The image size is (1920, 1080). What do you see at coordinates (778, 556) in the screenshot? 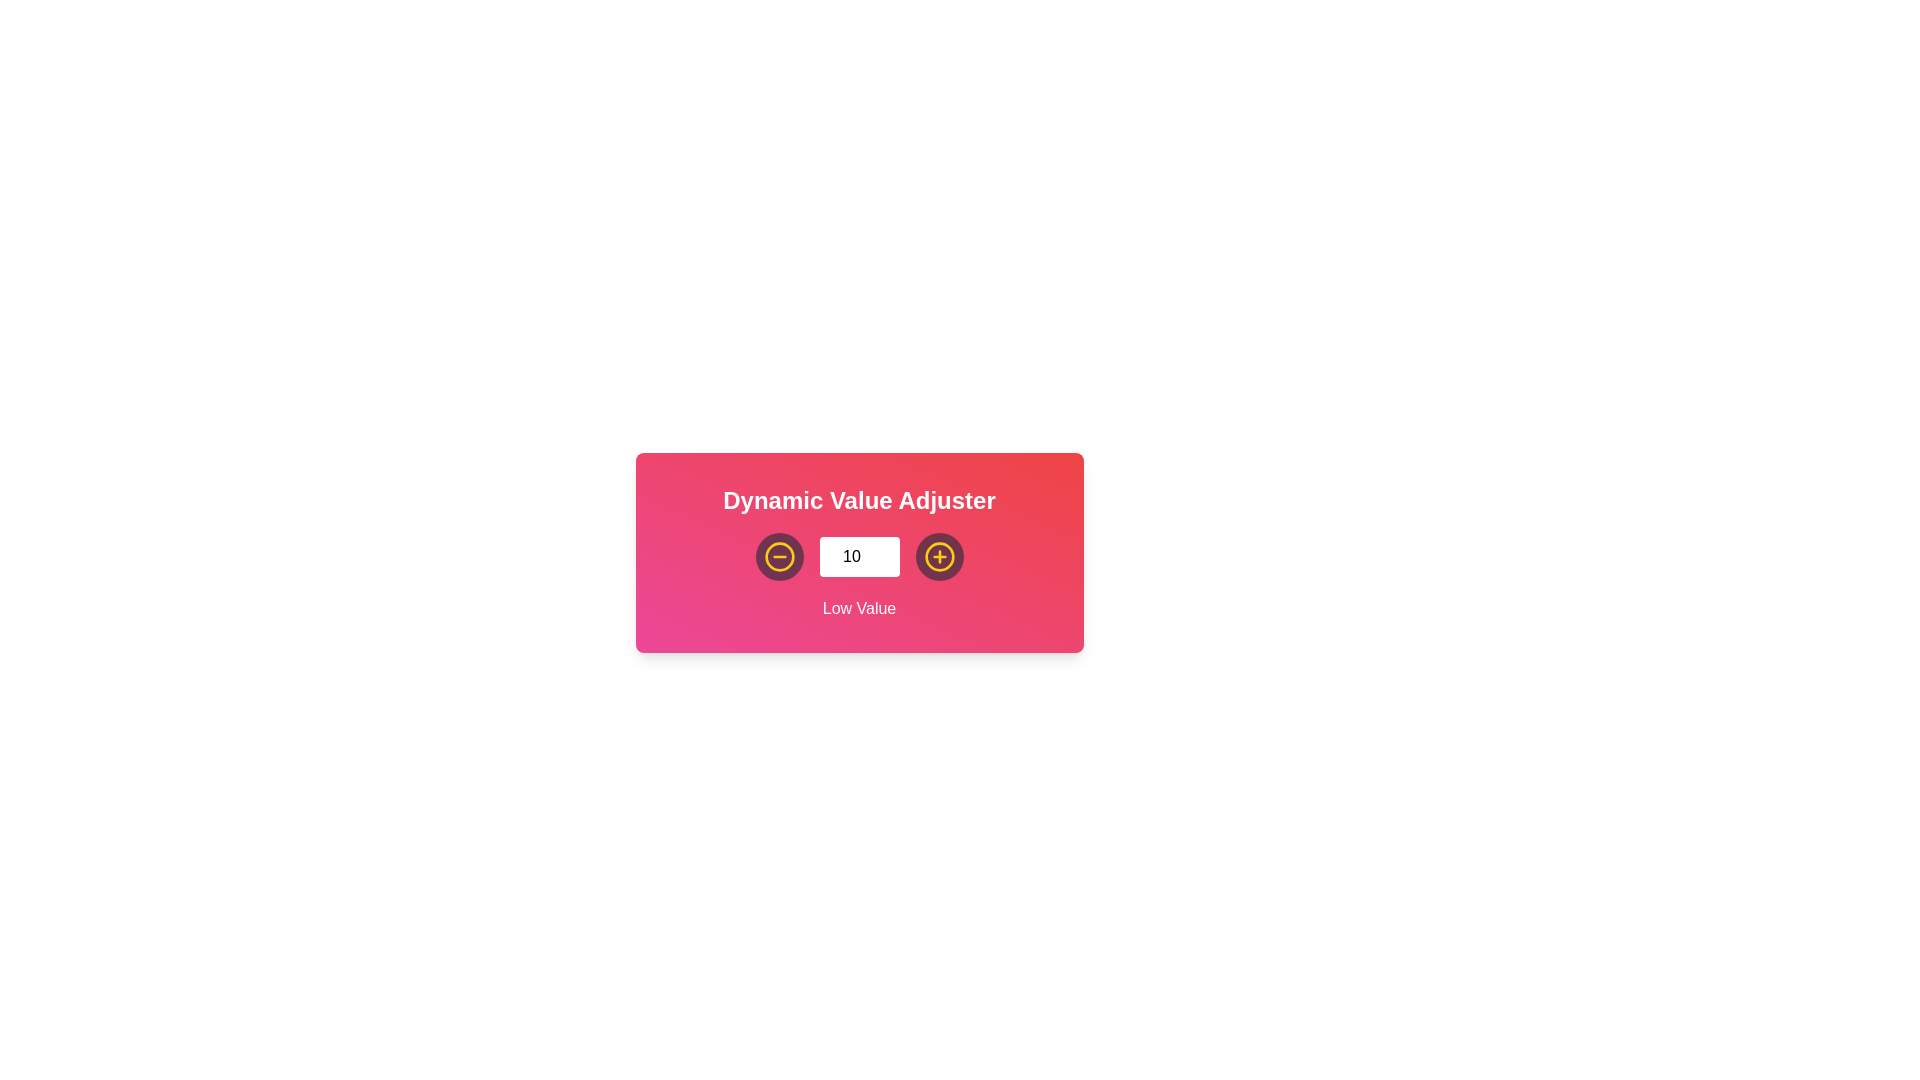
I see `the circular button with a yellow outline and purple background that resembles a minus sign` at bounding box center [778, 556].